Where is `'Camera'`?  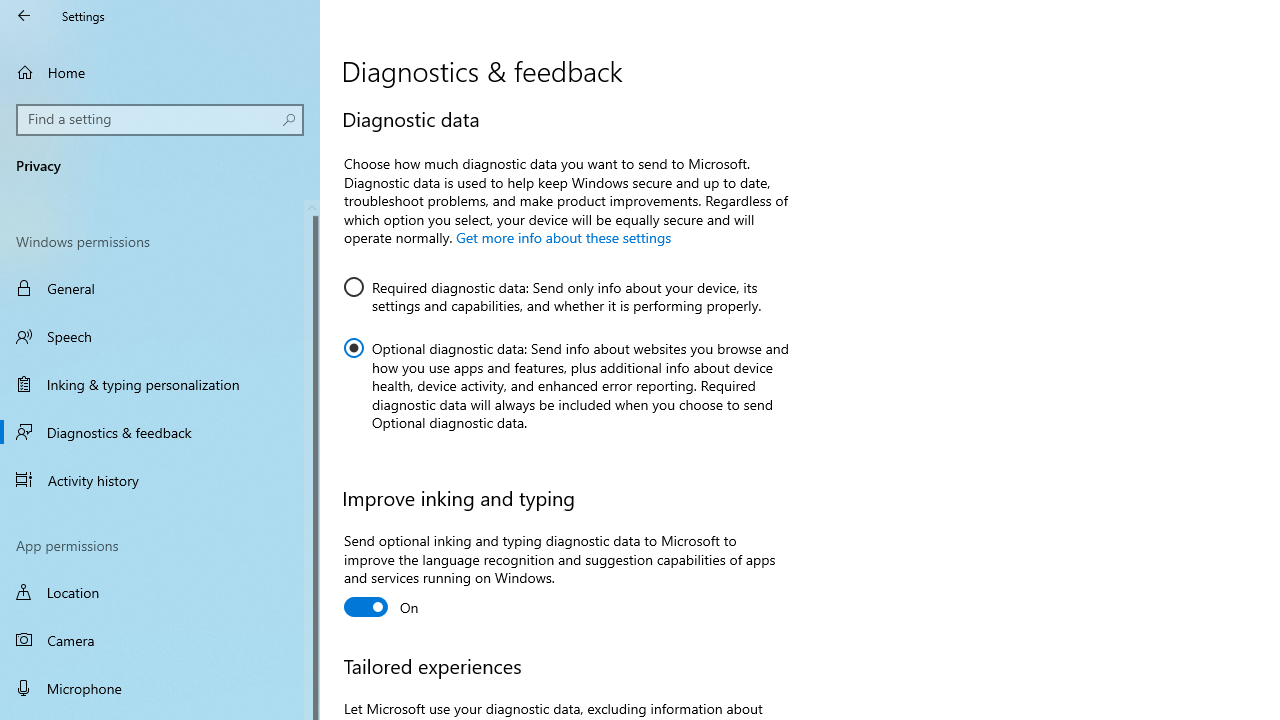
'Camera' is located at coordinates (160, 640).